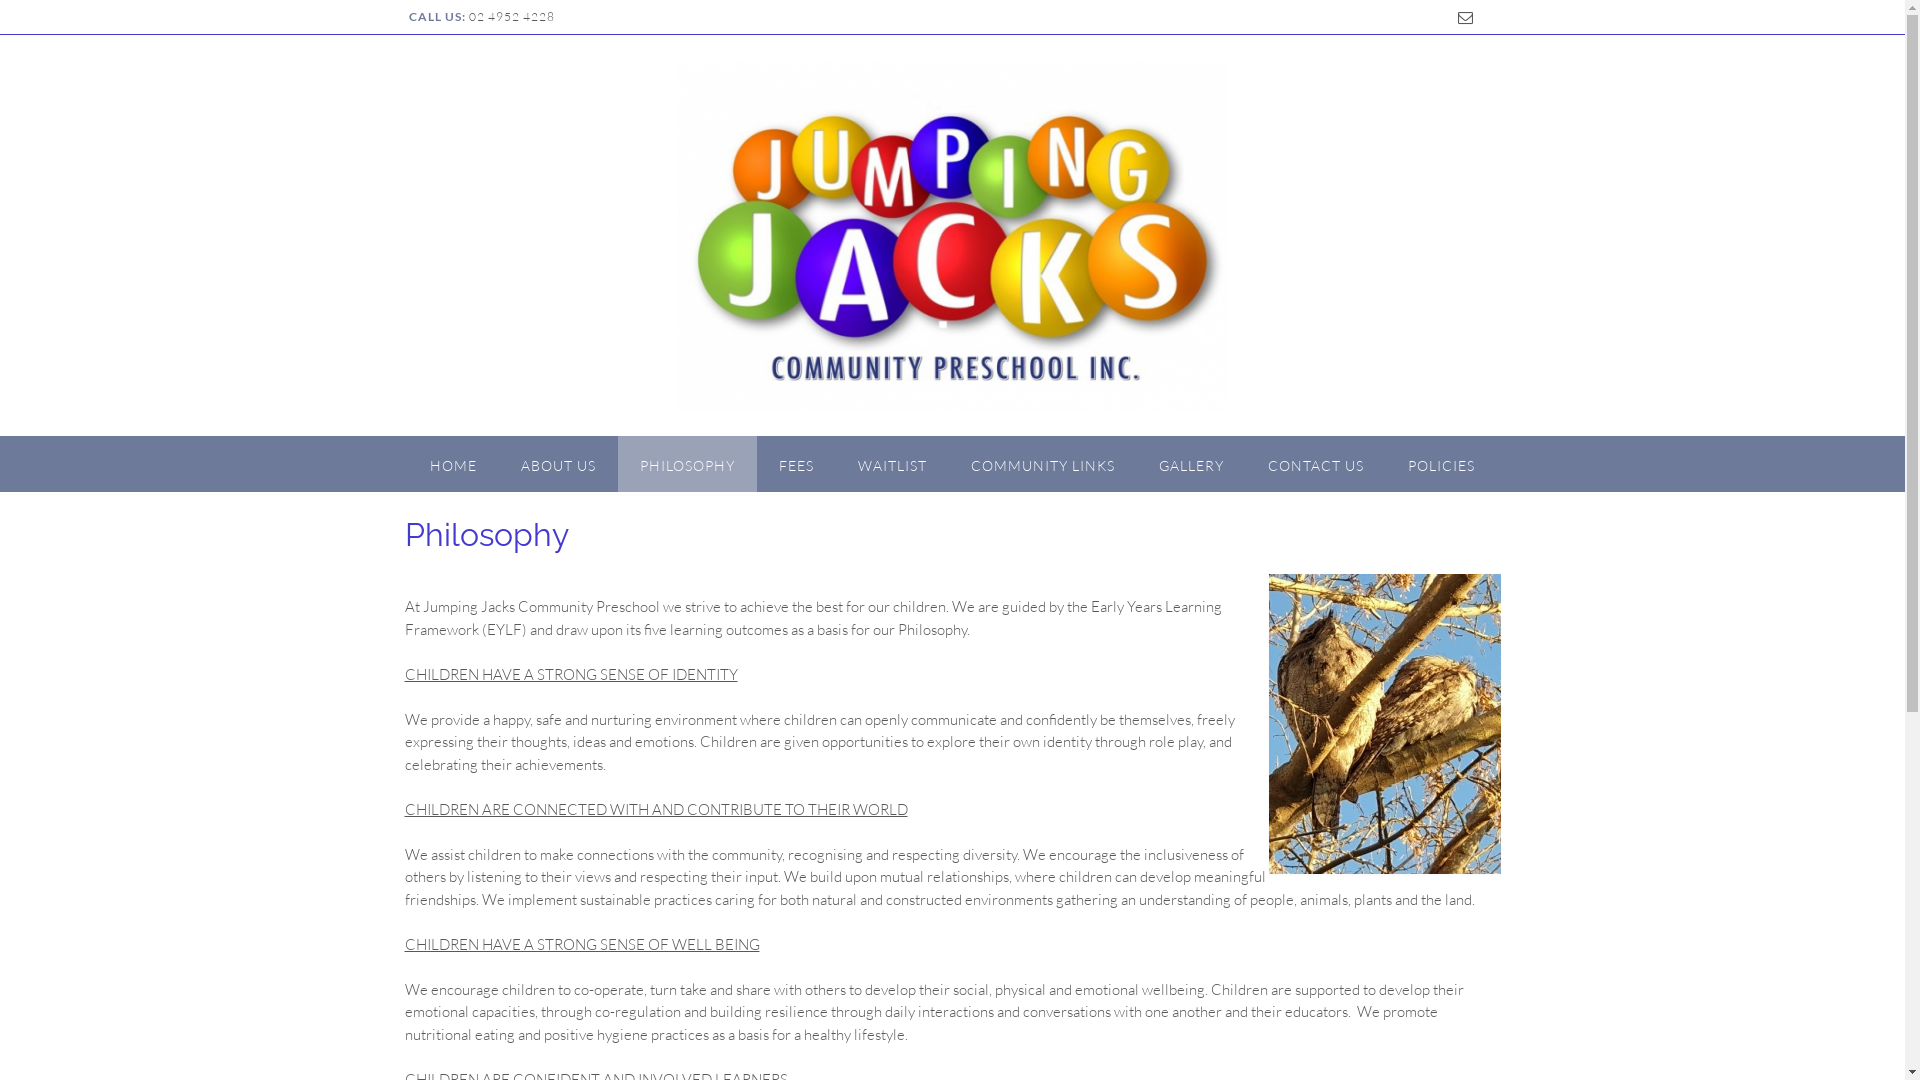 The height and width of the screenshot is (1080, 1920). I want to click on 'WAITLIST', so click(891, 463).